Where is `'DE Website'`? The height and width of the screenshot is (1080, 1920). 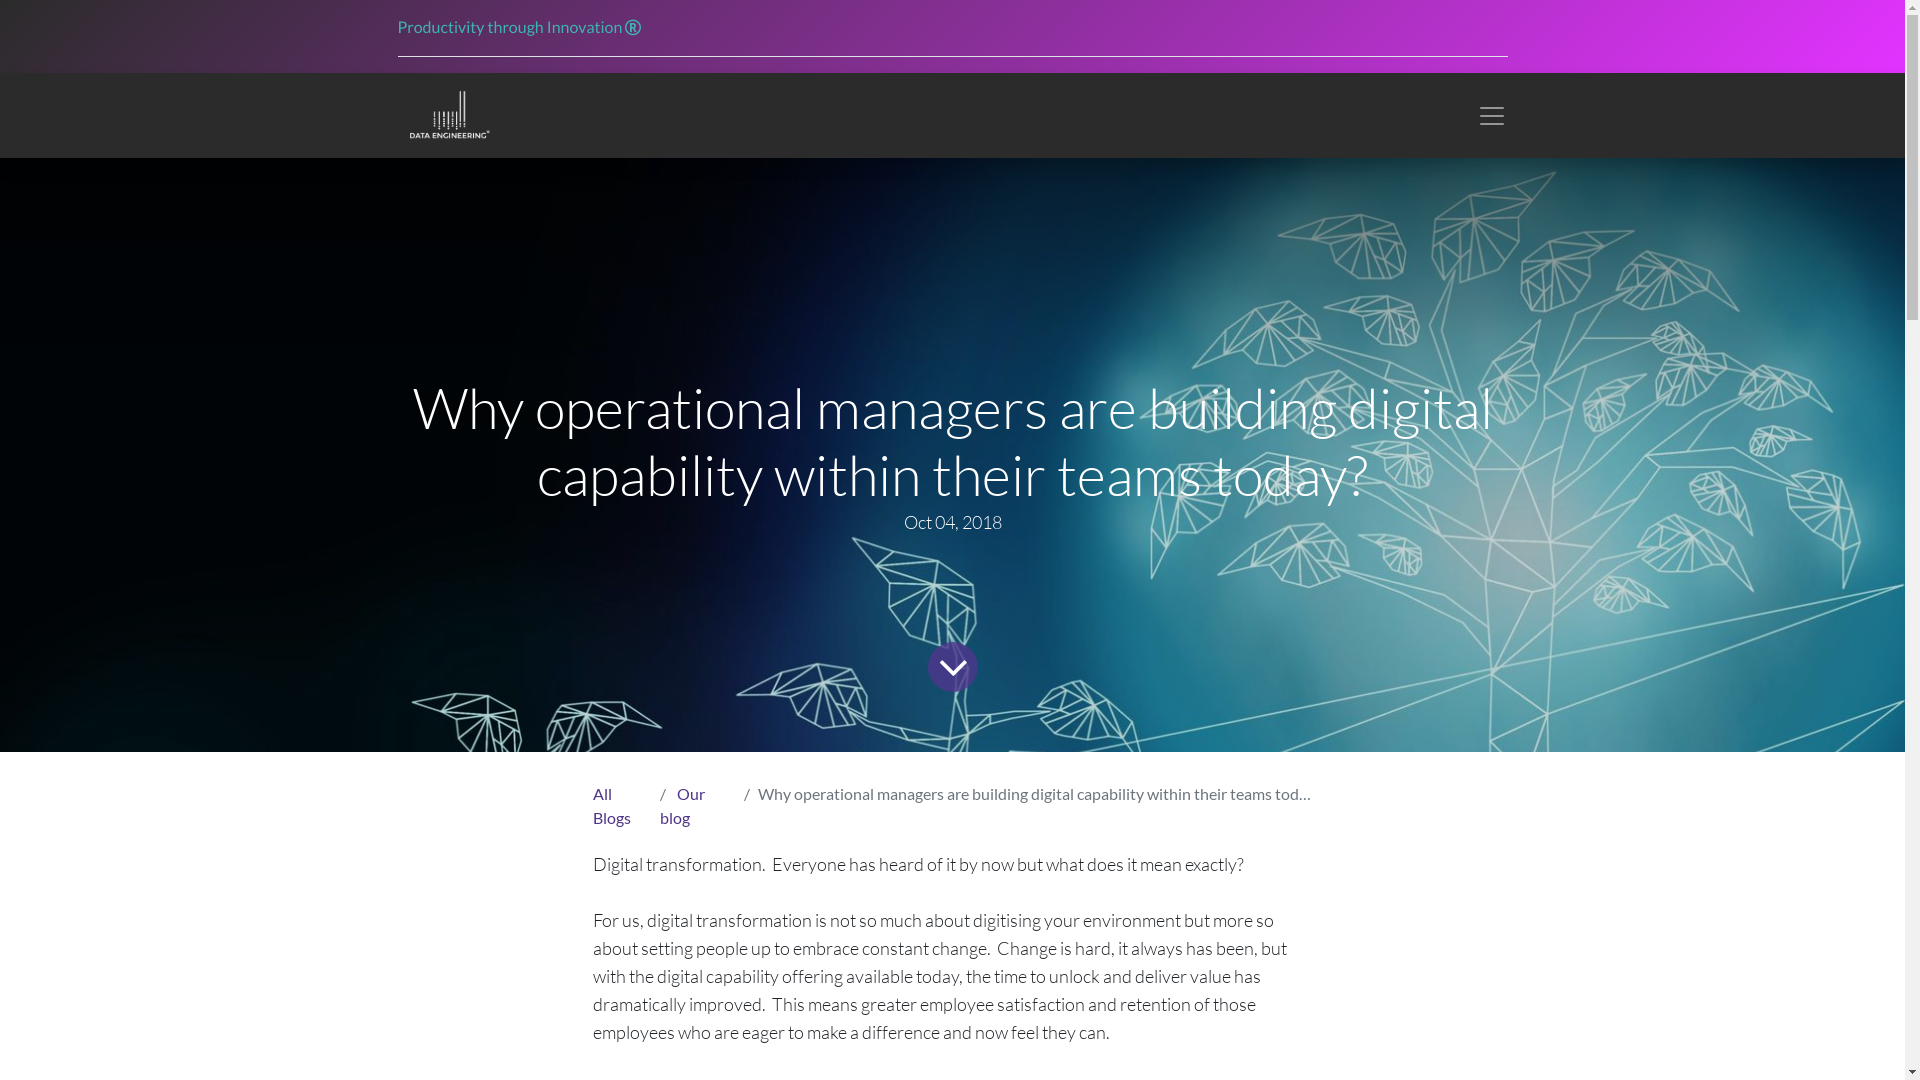 'DE Website' is located at coordinates (446, 115).